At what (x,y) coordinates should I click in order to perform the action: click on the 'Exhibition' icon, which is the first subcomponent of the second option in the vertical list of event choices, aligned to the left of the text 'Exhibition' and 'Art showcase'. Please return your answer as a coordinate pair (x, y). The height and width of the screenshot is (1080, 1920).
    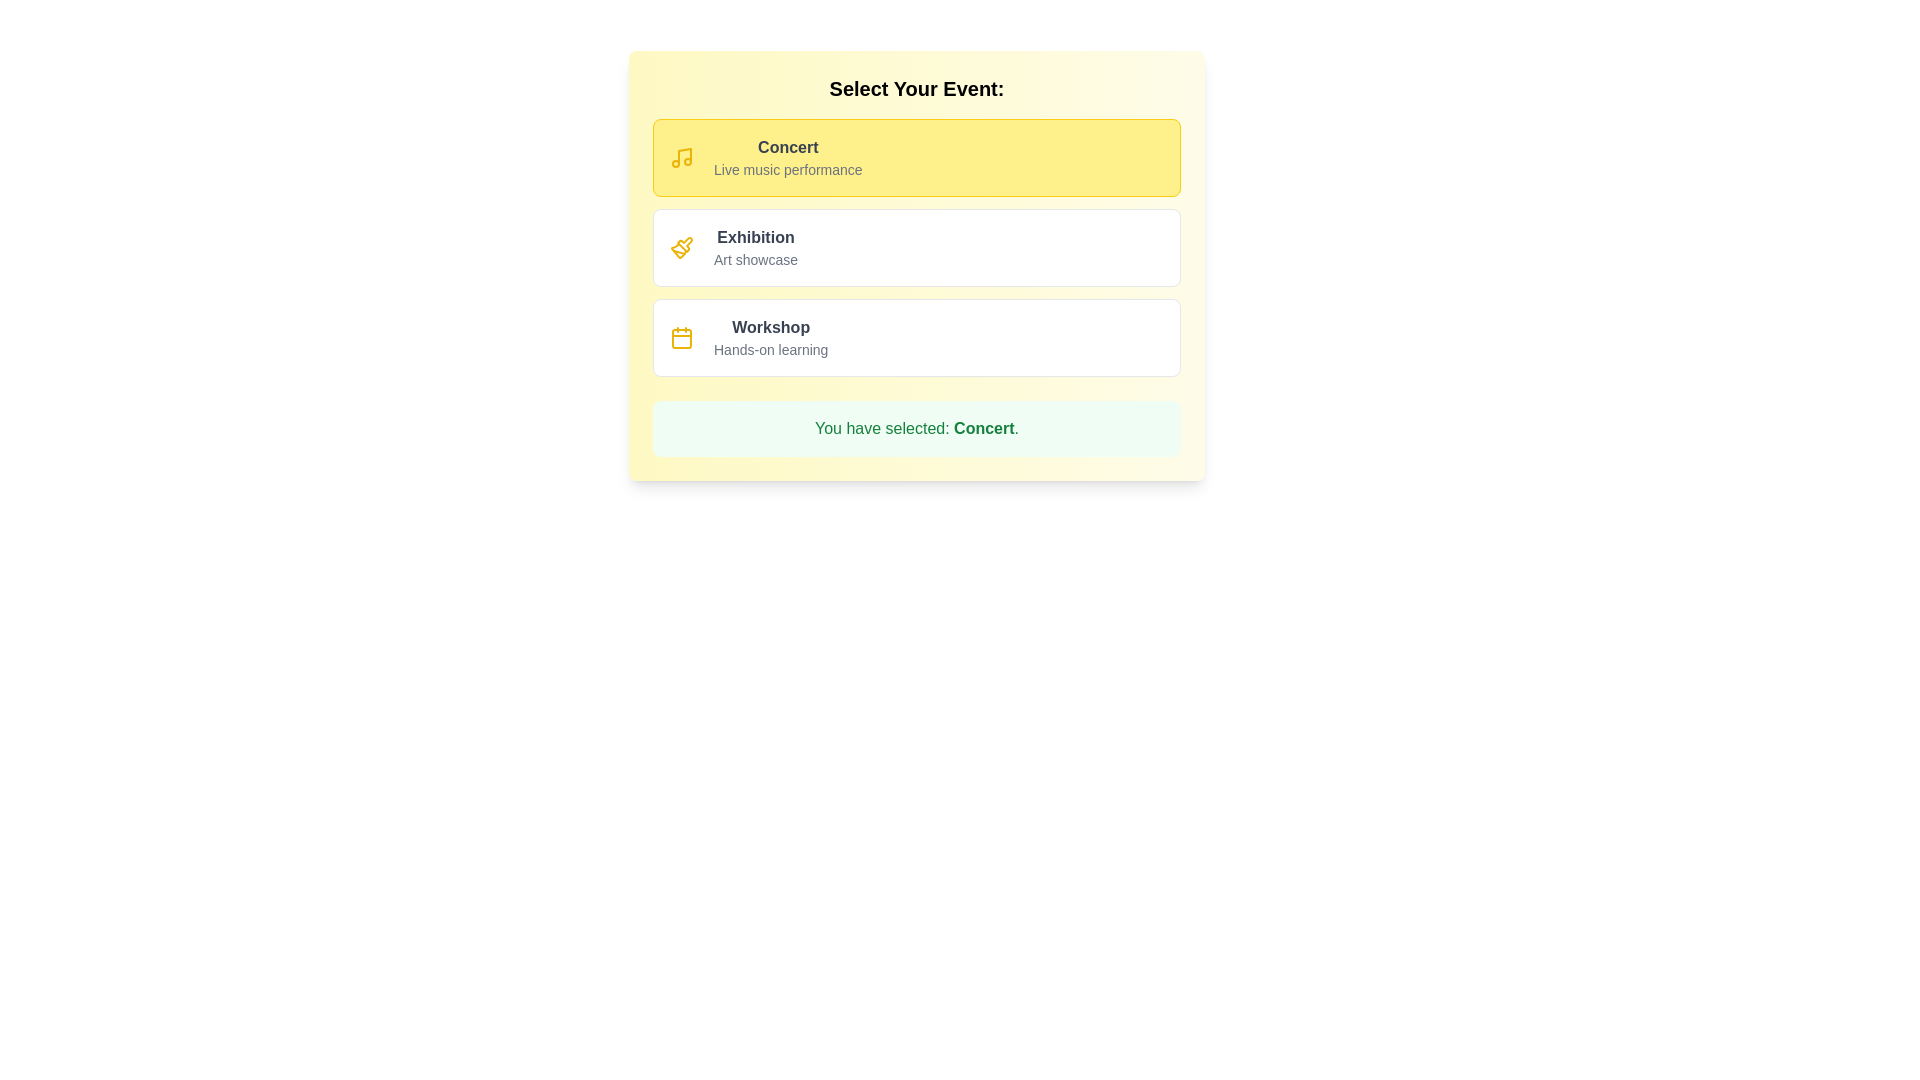
    Looking at the image, I should click on (686, 246).